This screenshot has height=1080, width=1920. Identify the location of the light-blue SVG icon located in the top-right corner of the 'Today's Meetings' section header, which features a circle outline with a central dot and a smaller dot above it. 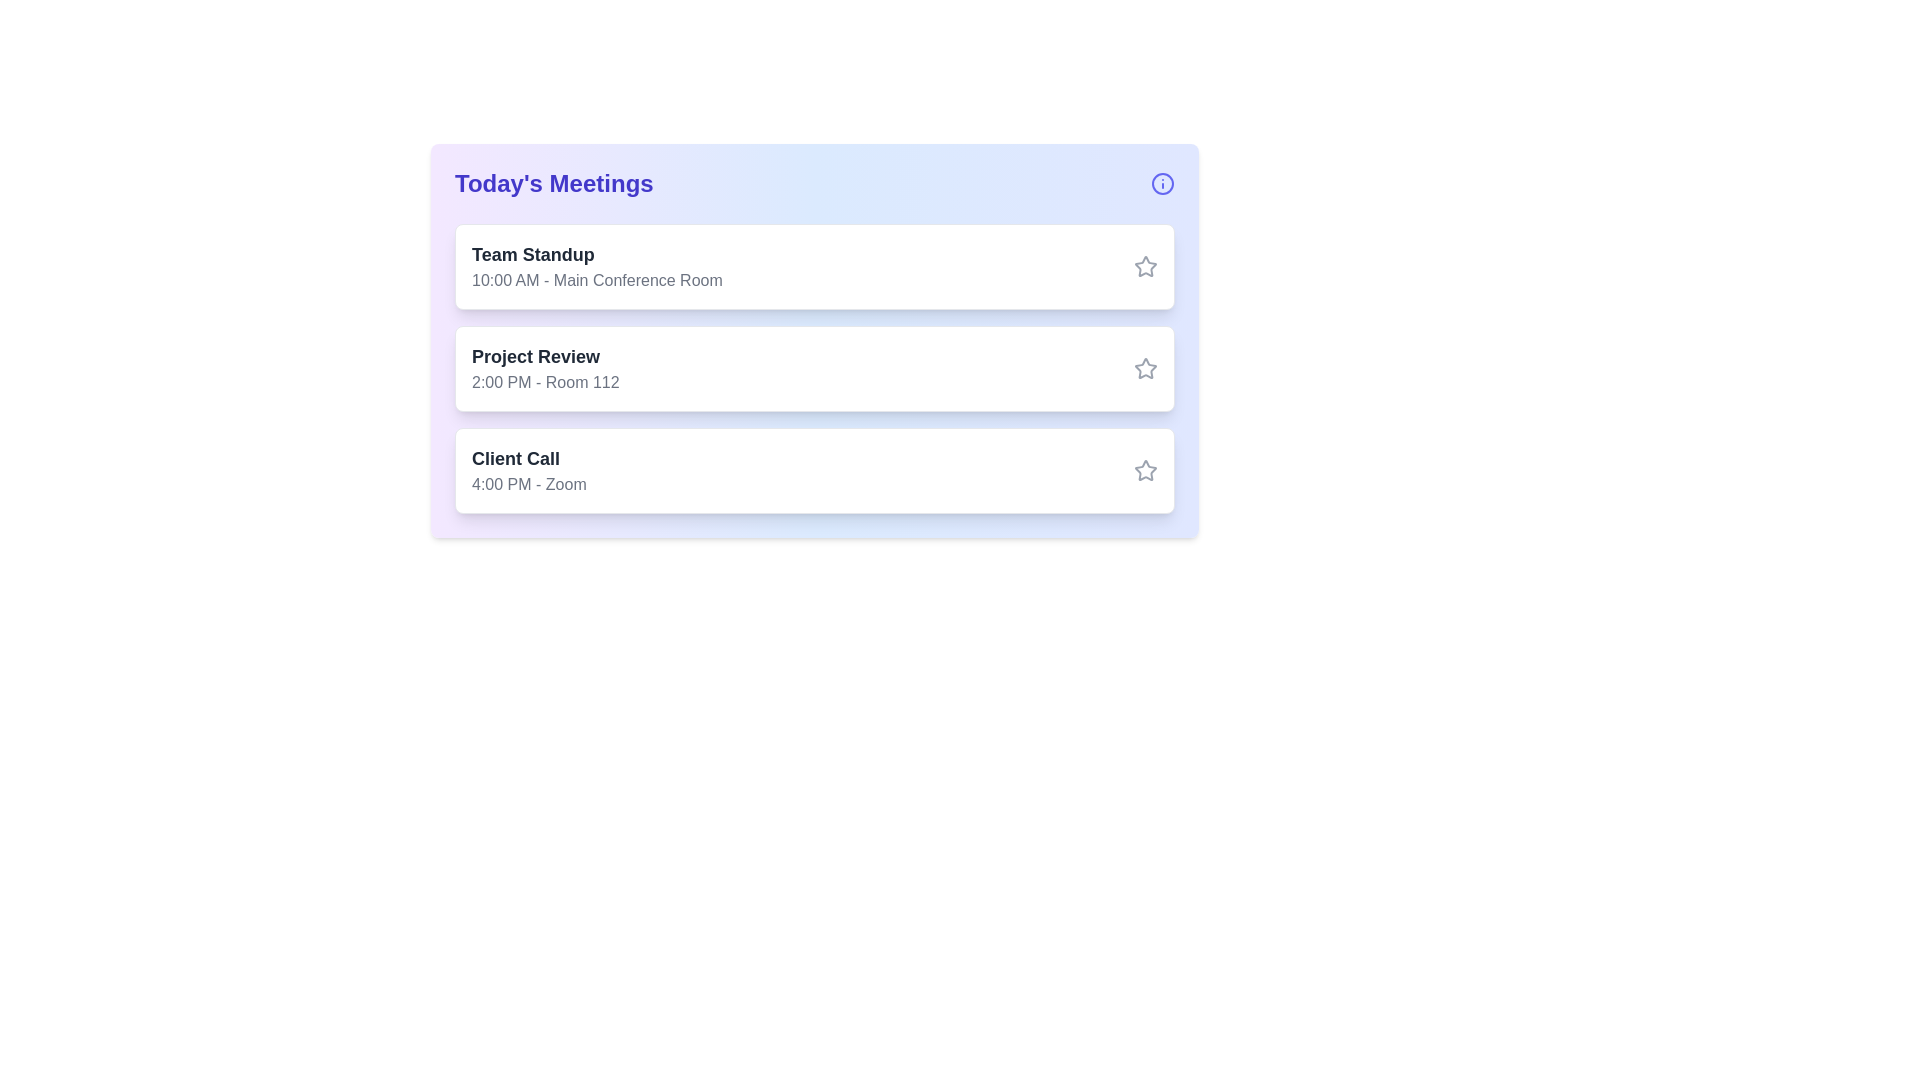
(1162, 184).